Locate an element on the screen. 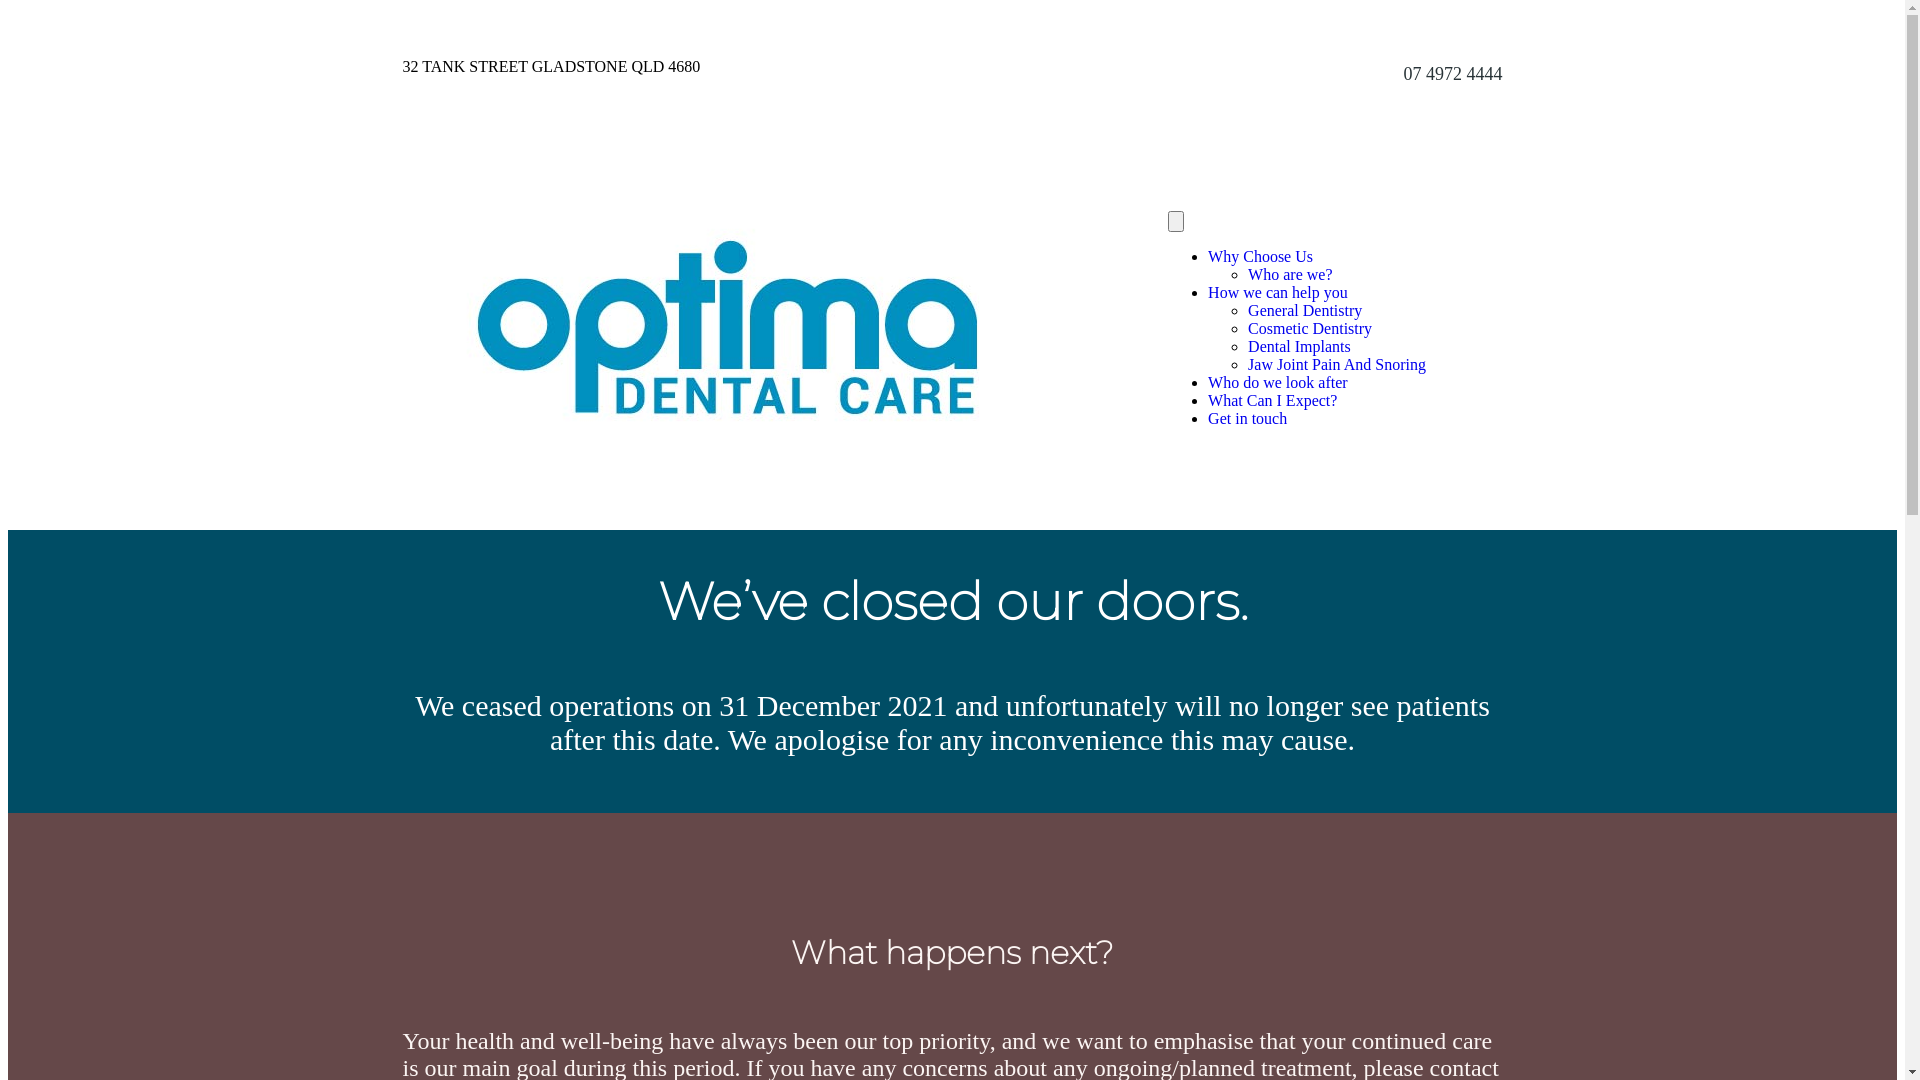 Image resolution: width=1920 pixels, height=1080 pixels. 'Who do we look after' is located at coordinates (1276, 382).